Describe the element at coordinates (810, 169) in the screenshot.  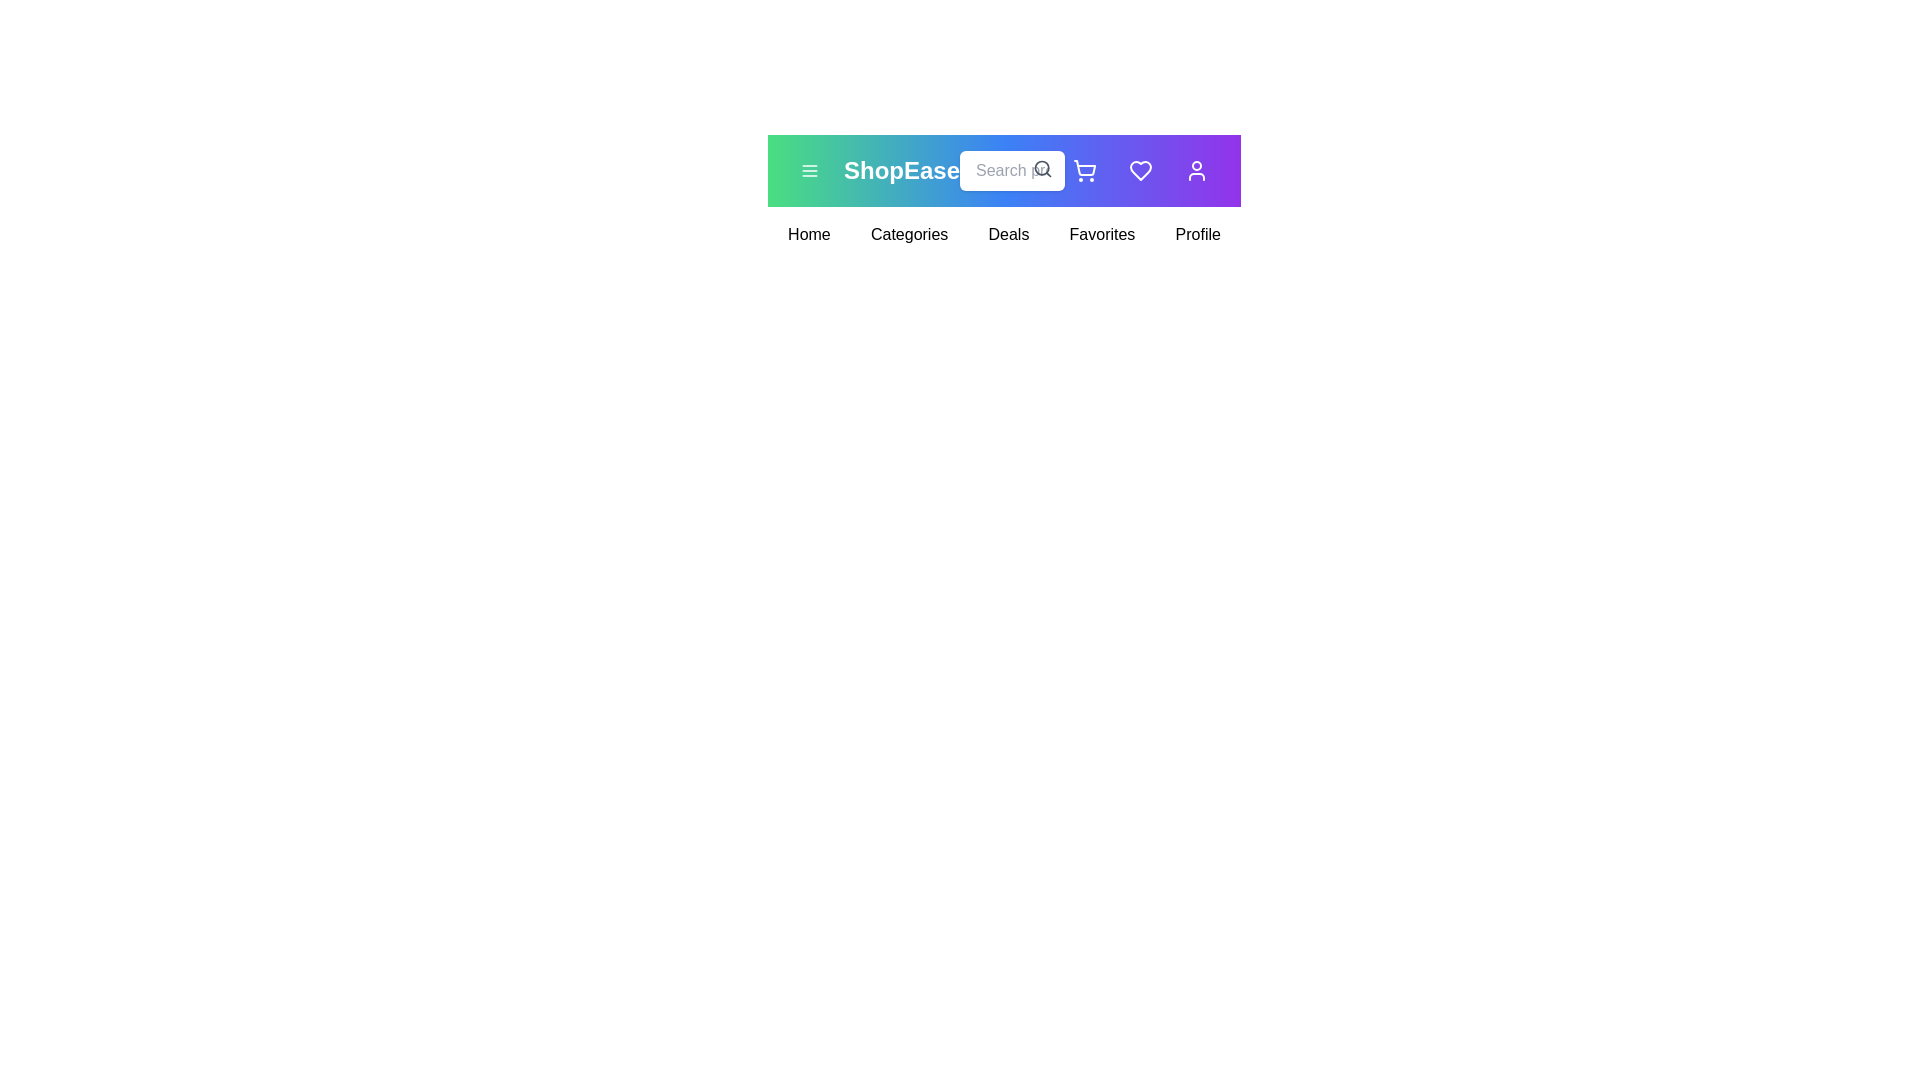
I see `the menu icon to toggle the menu visibility` at that location.